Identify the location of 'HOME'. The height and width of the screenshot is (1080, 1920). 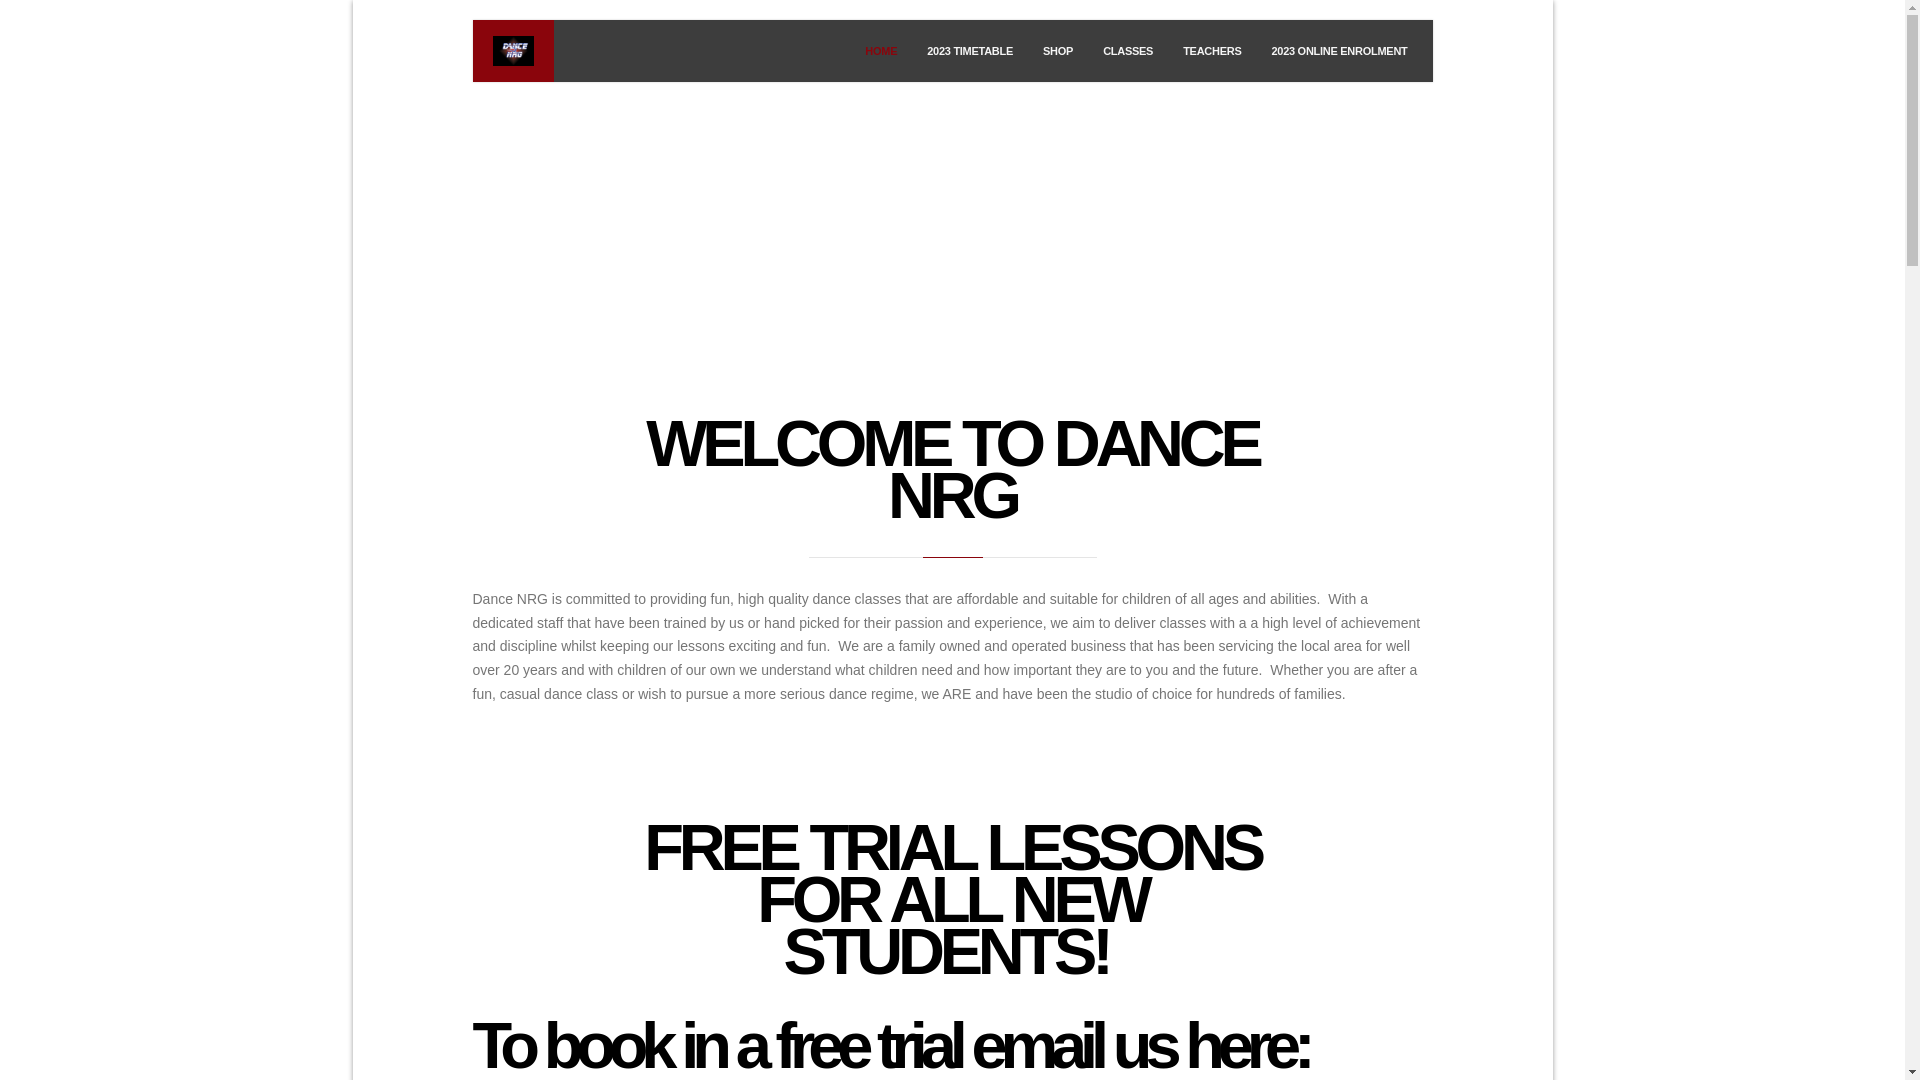
(880, 50).